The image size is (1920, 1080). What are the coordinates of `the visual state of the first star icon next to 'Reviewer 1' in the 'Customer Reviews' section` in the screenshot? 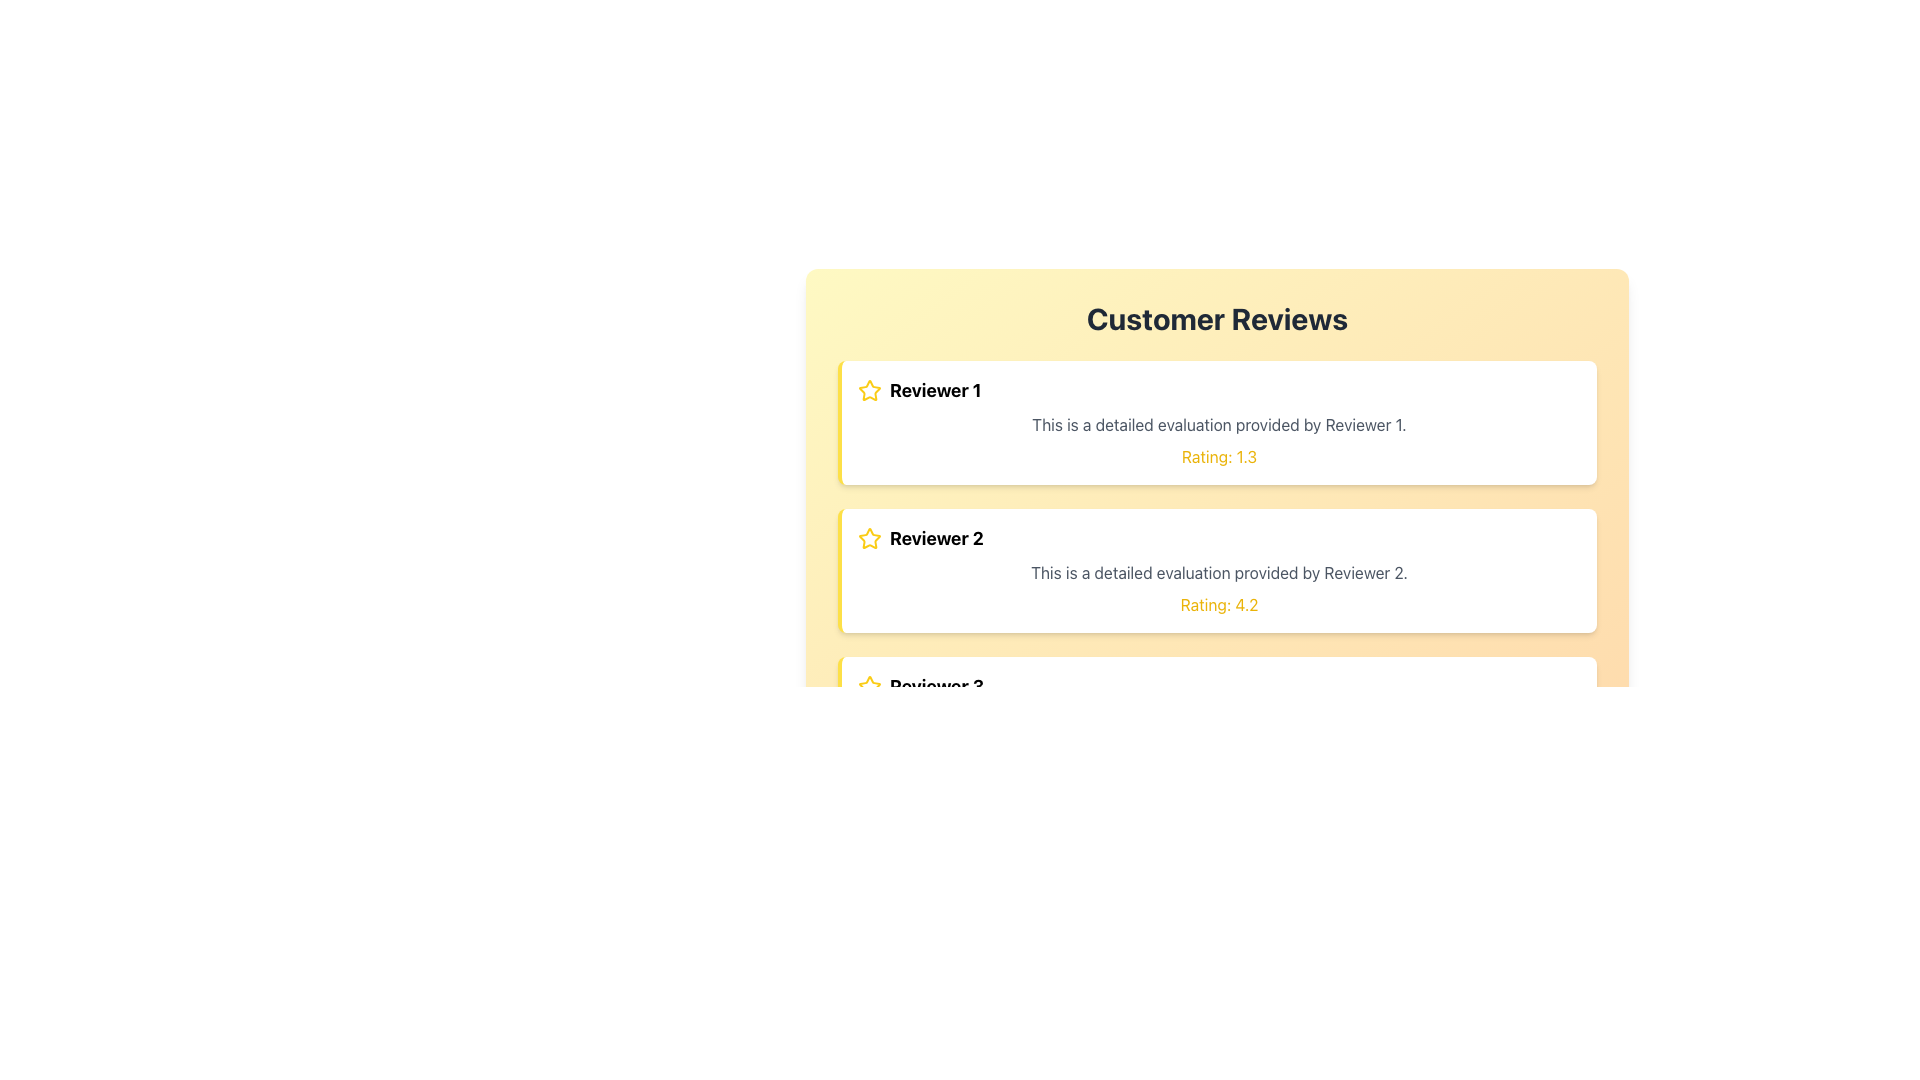 It's located at (869, 537).